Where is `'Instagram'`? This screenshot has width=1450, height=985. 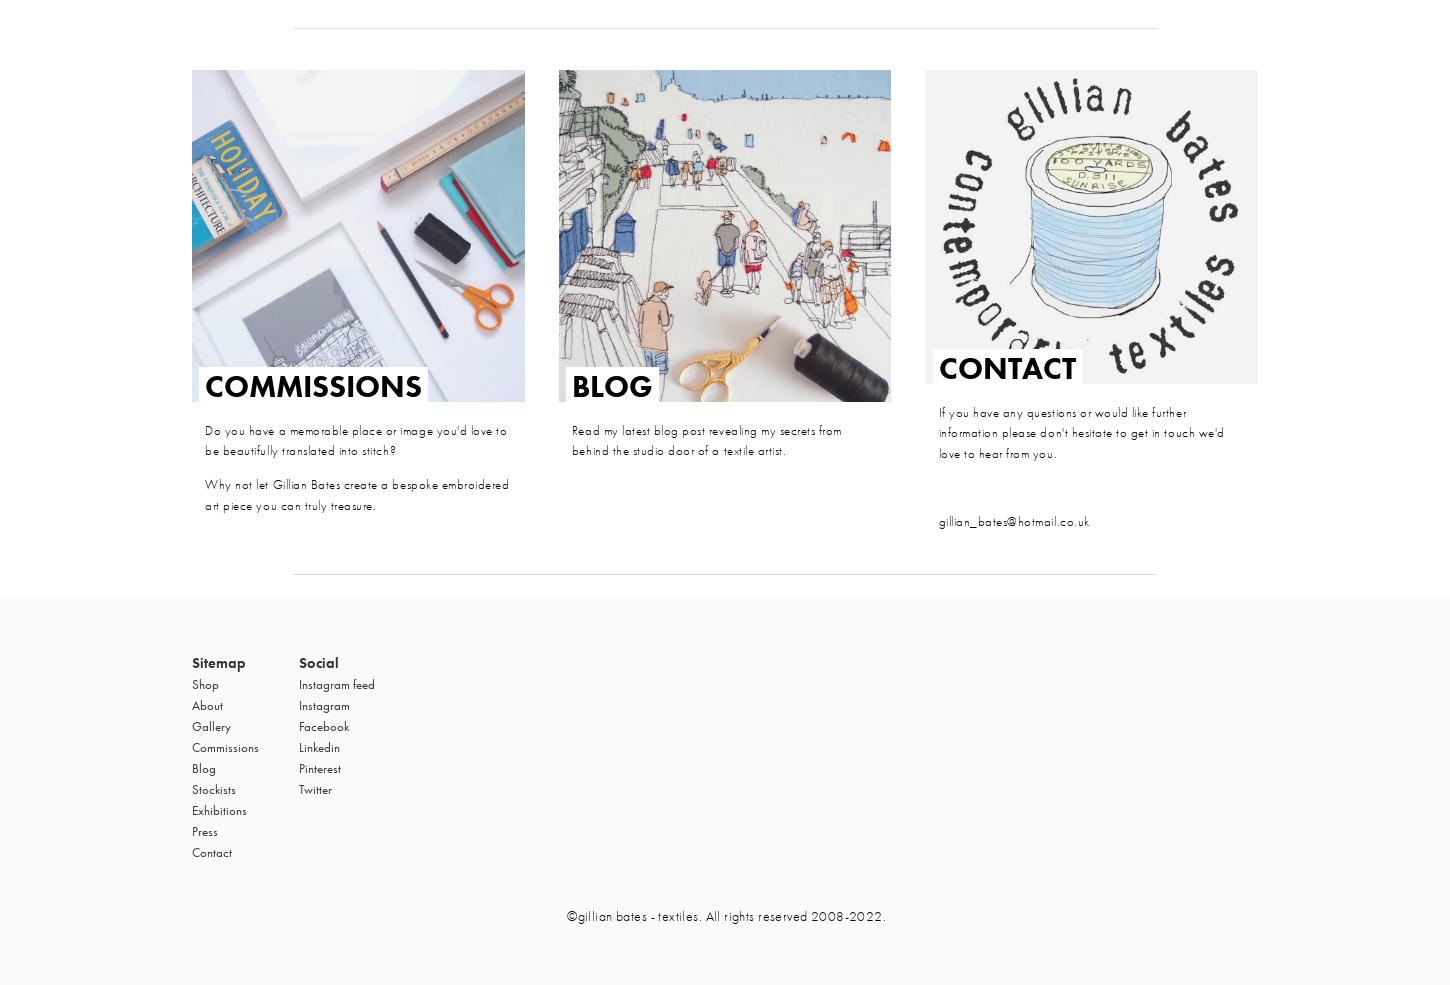 'Instagram' is located at coordinates (324, 704).